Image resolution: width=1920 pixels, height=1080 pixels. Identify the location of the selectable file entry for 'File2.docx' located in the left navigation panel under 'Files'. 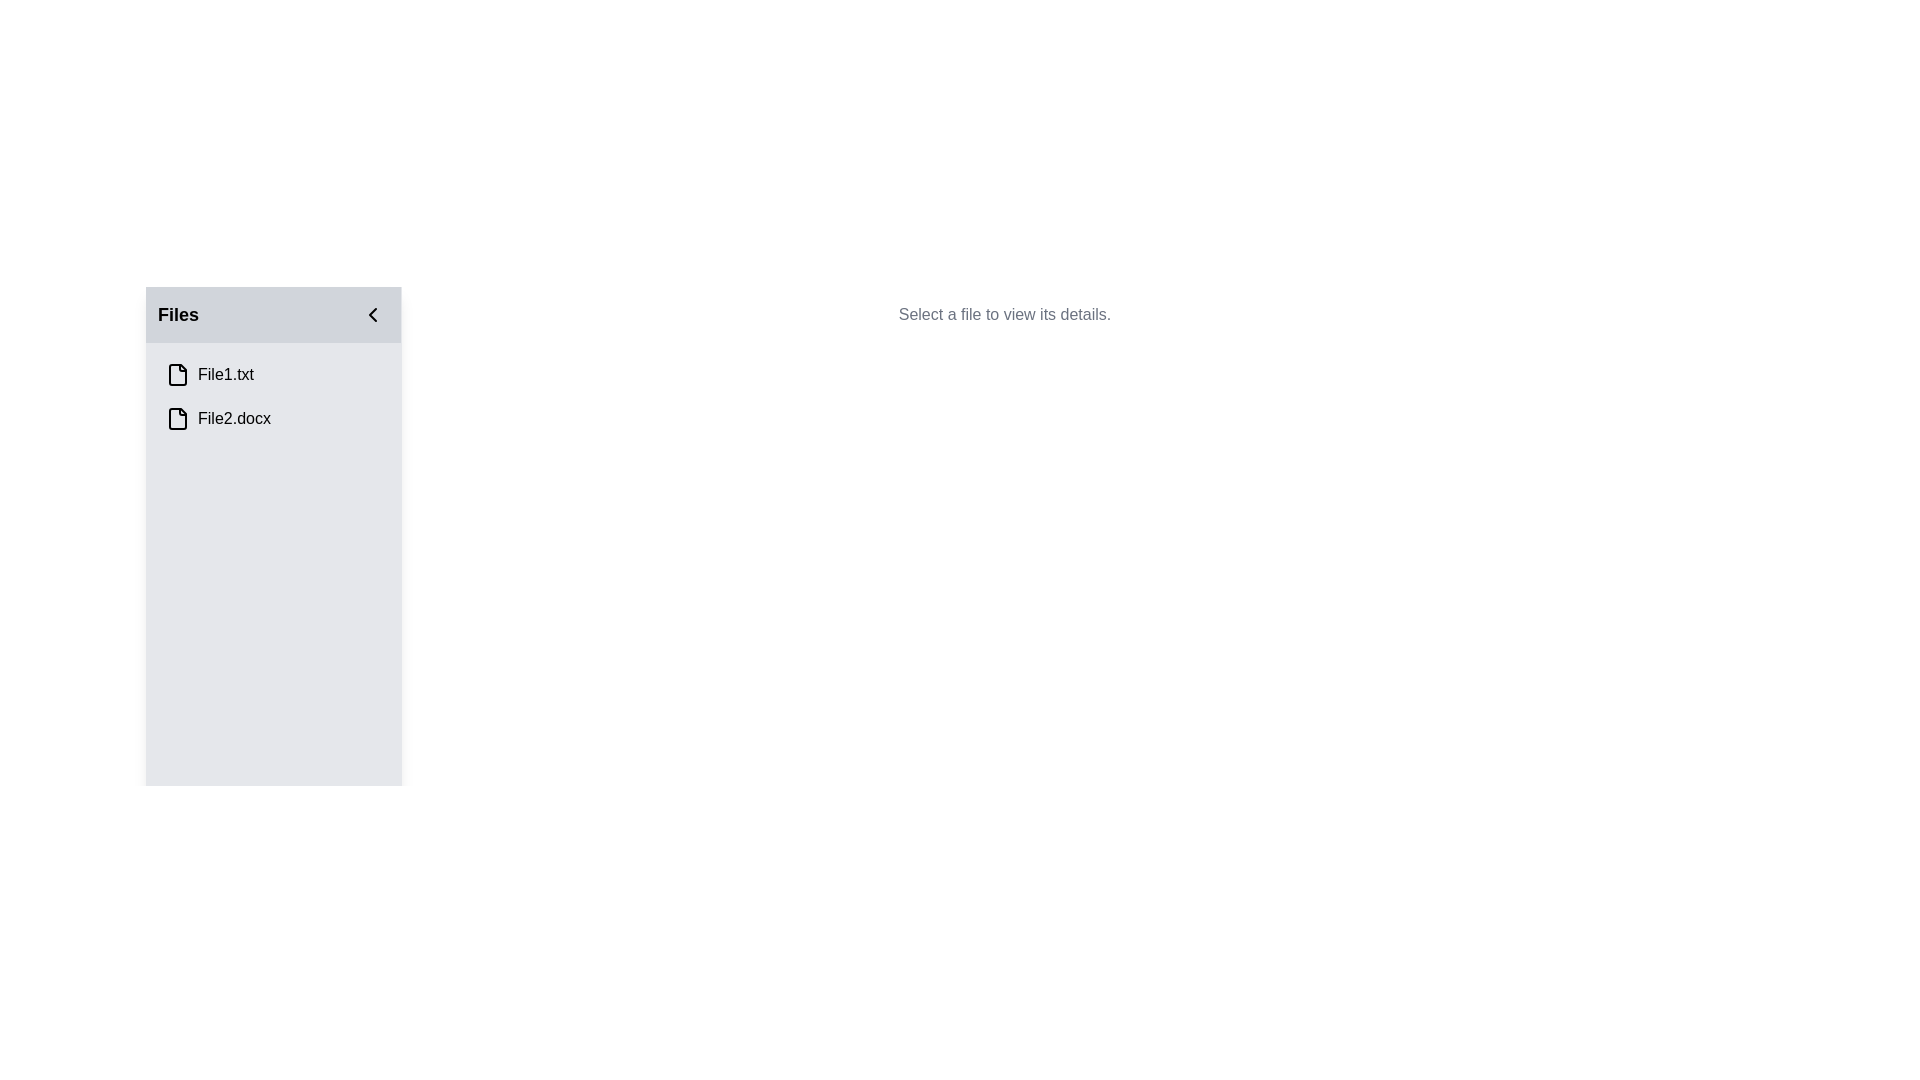
(272, 418).